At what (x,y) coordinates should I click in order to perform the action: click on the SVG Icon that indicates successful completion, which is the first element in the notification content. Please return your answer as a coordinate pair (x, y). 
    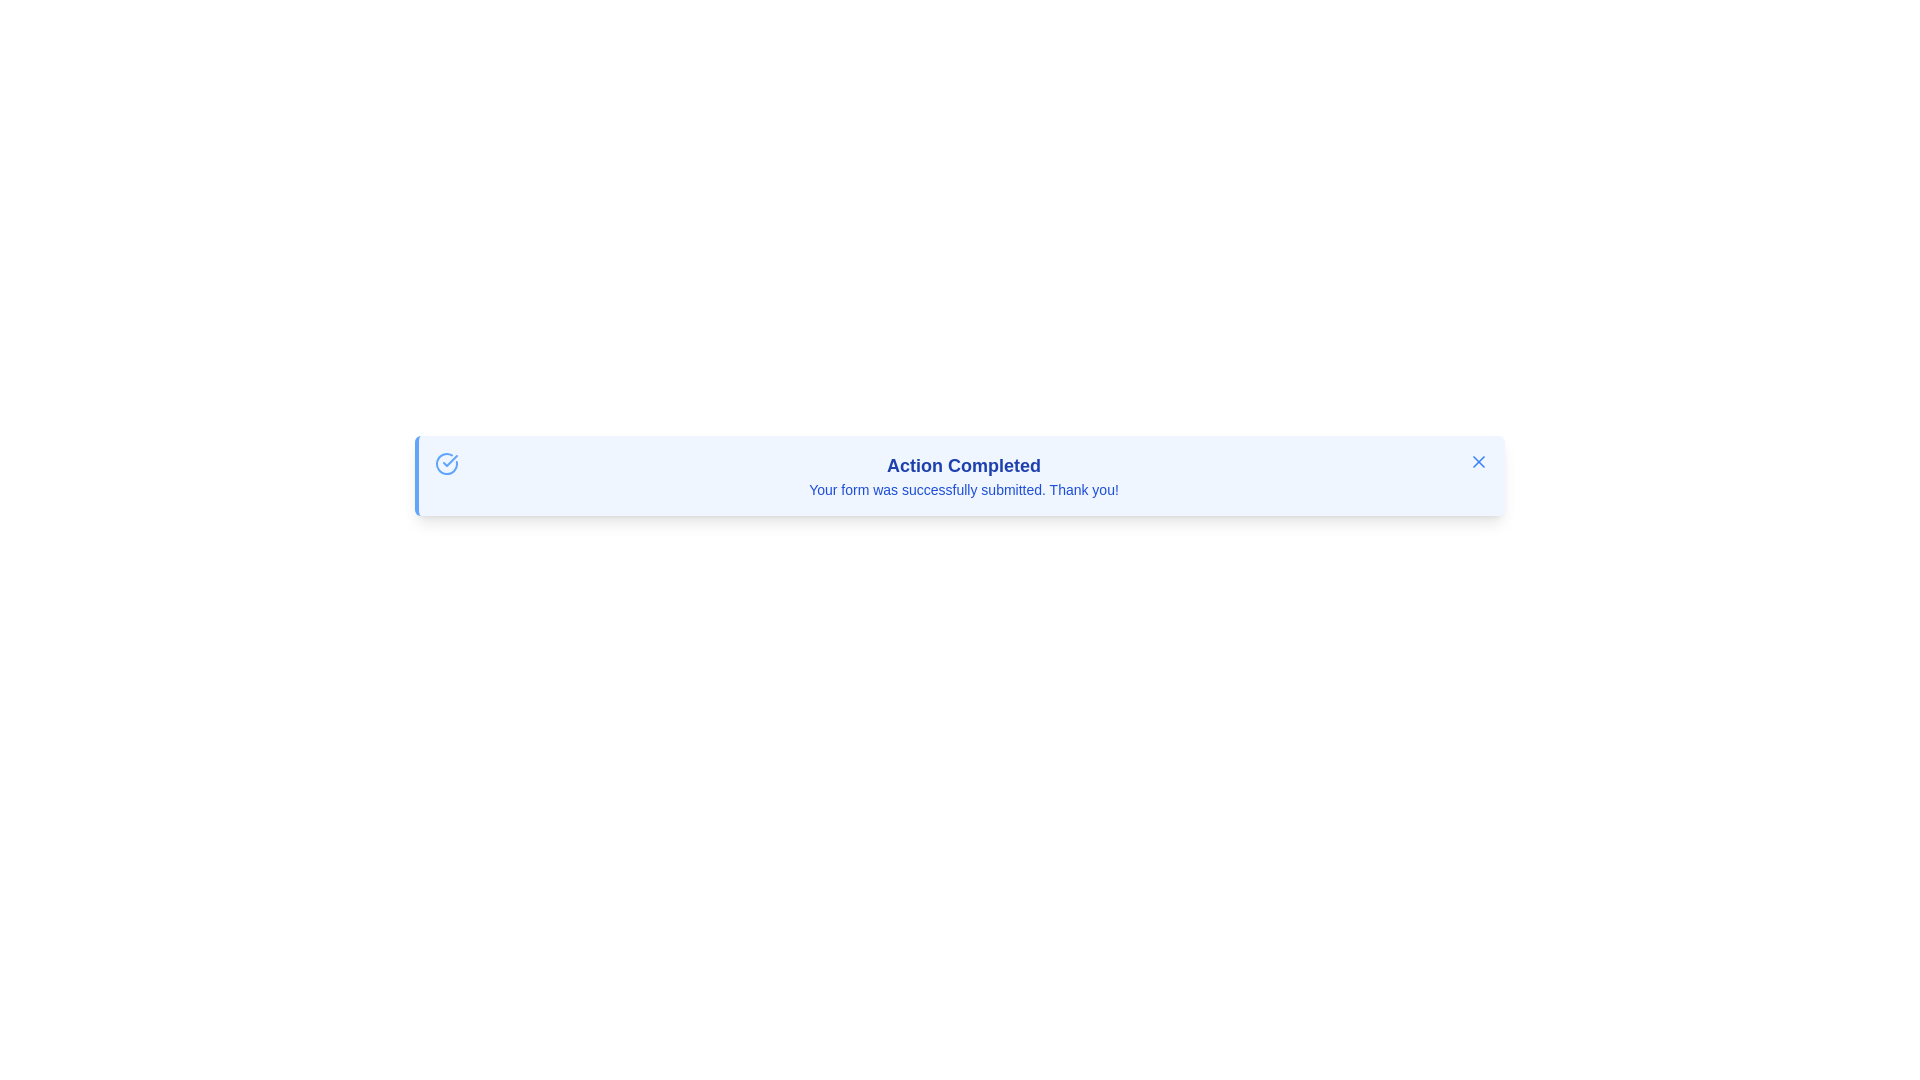
    Looking at the image, I should click on (445, 463).